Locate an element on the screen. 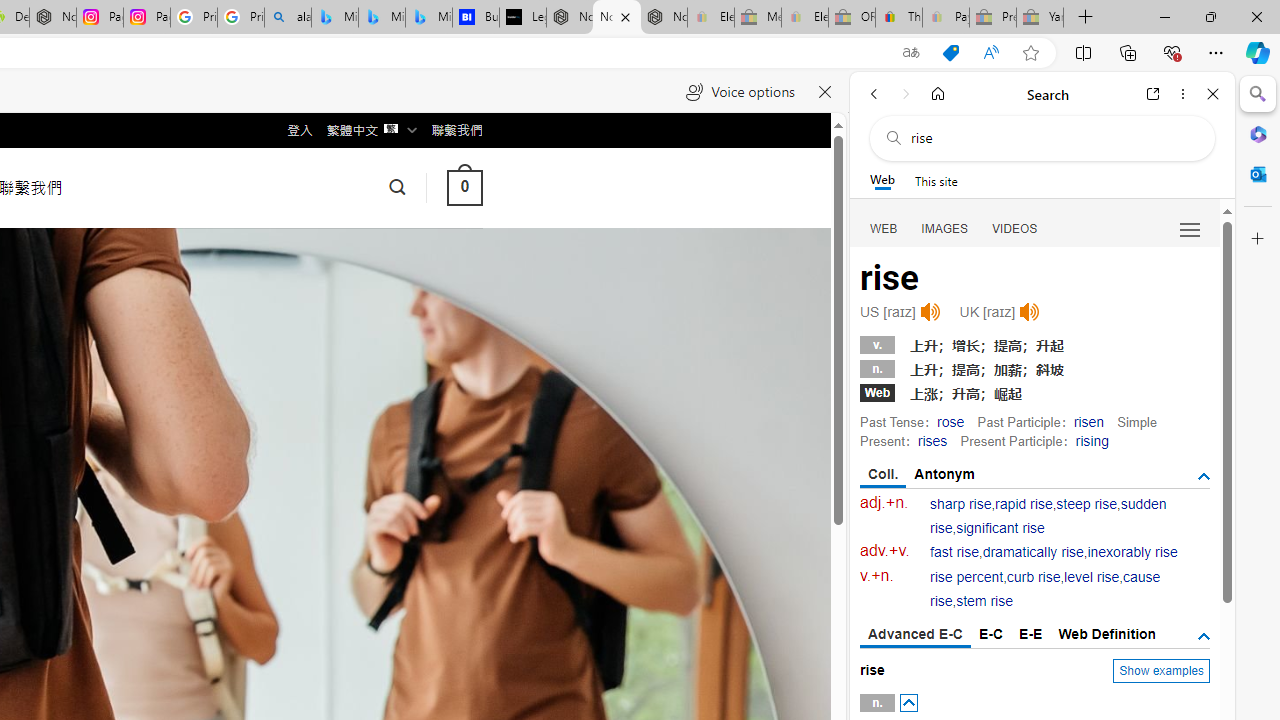 The height and width of the screenshot is (720, 1280). 'rise percent' is located at coordinates (967, 577).